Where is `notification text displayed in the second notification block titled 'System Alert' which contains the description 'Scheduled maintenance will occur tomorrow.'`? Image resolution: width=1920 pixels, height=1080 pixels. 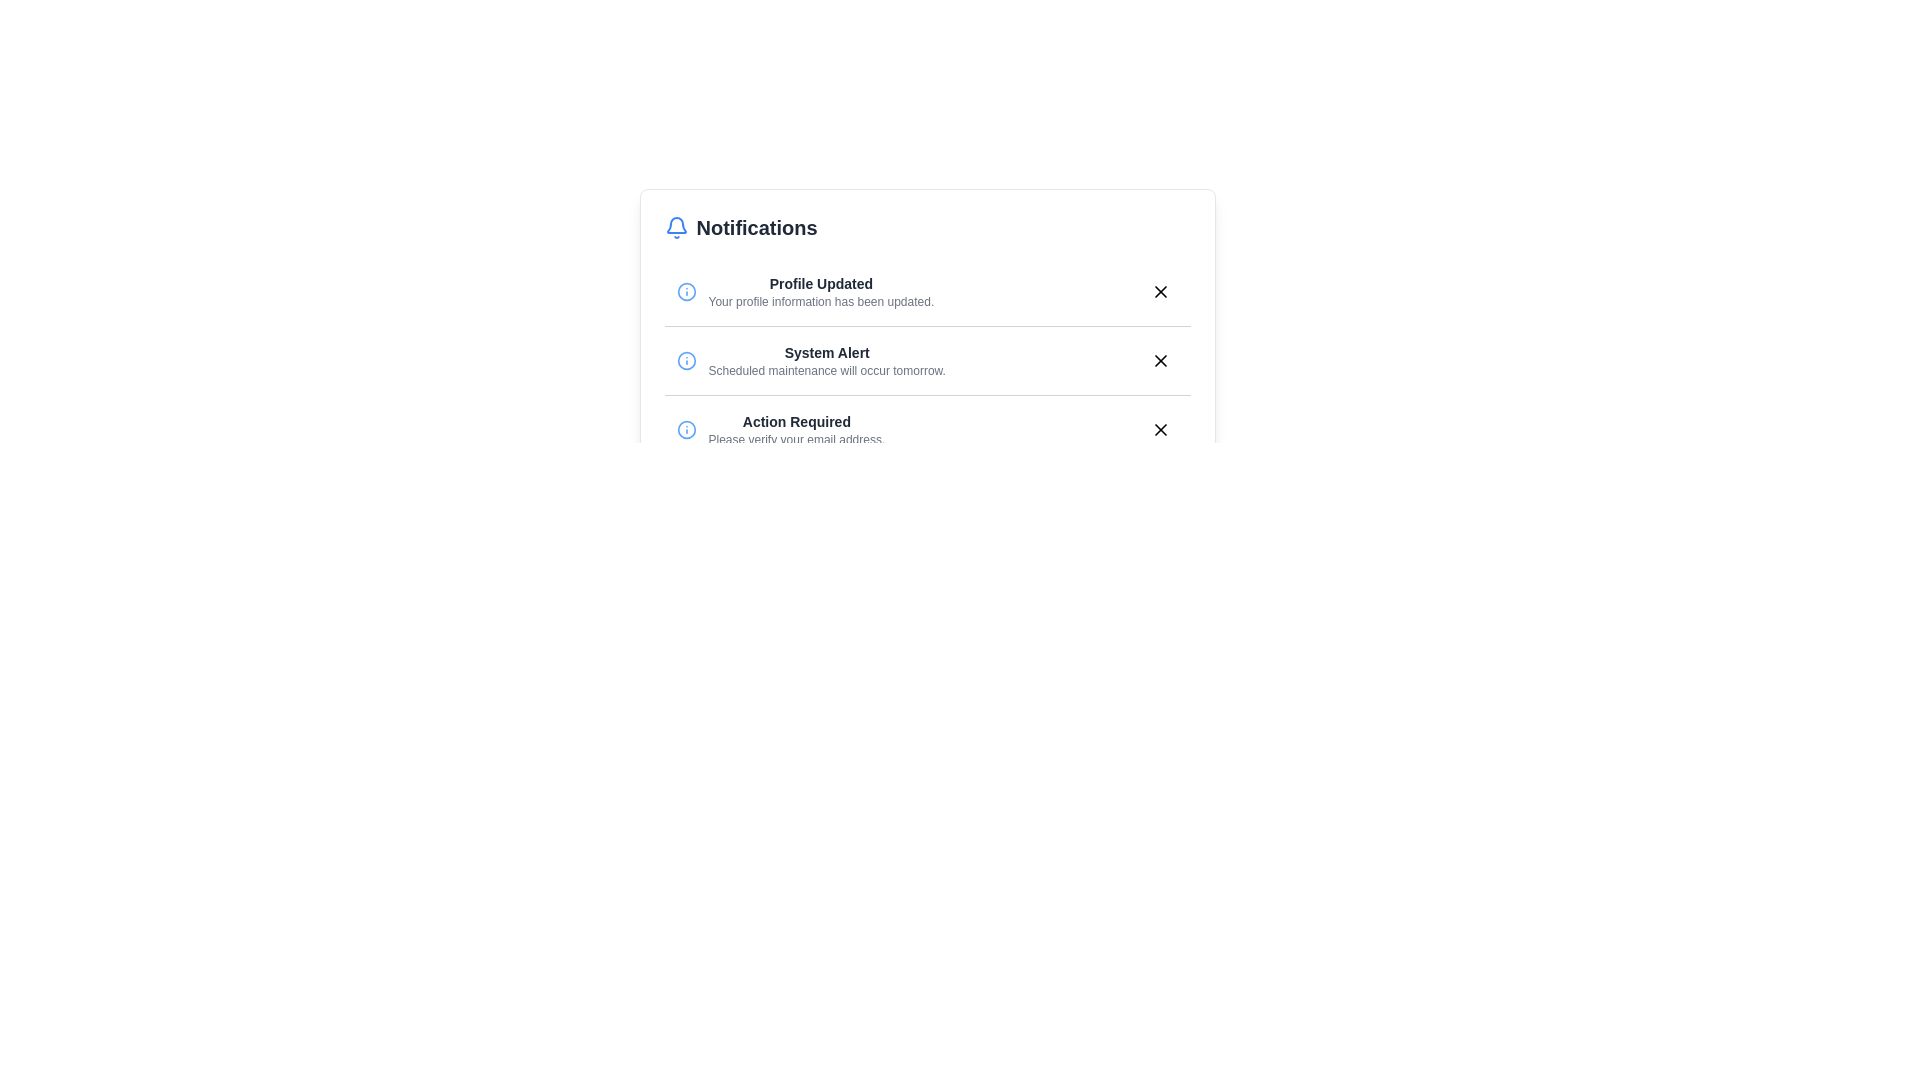
notification text displayed in the second notification block titled 'System Alert' which contains the description 'Scheduled maintenance will occur tomorrow.' is located at coordinates (811, 361).